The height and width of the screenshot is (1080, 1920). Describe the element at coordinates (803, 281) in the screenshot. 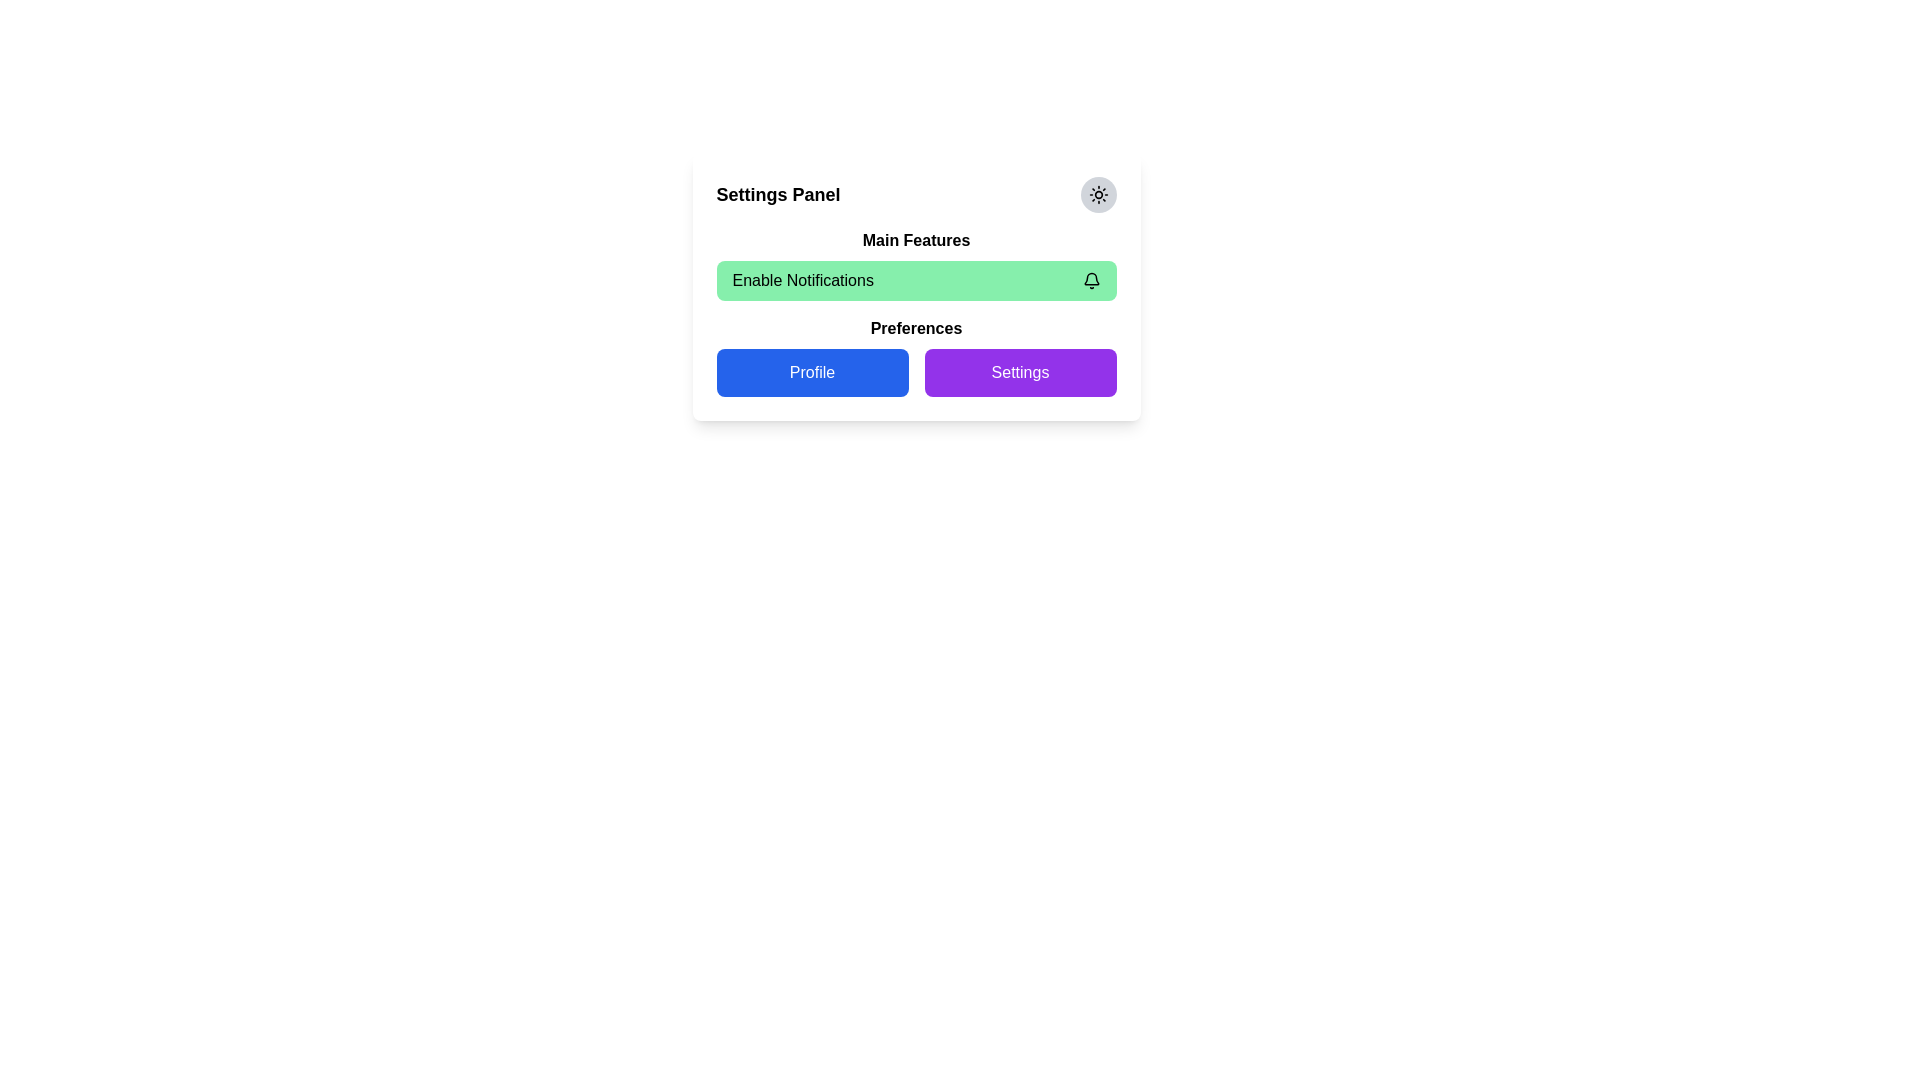

I see `the 'Enable Notifications' text label displayed in bold sans-serif font on a light green background to trigger potential interactions` at that location.